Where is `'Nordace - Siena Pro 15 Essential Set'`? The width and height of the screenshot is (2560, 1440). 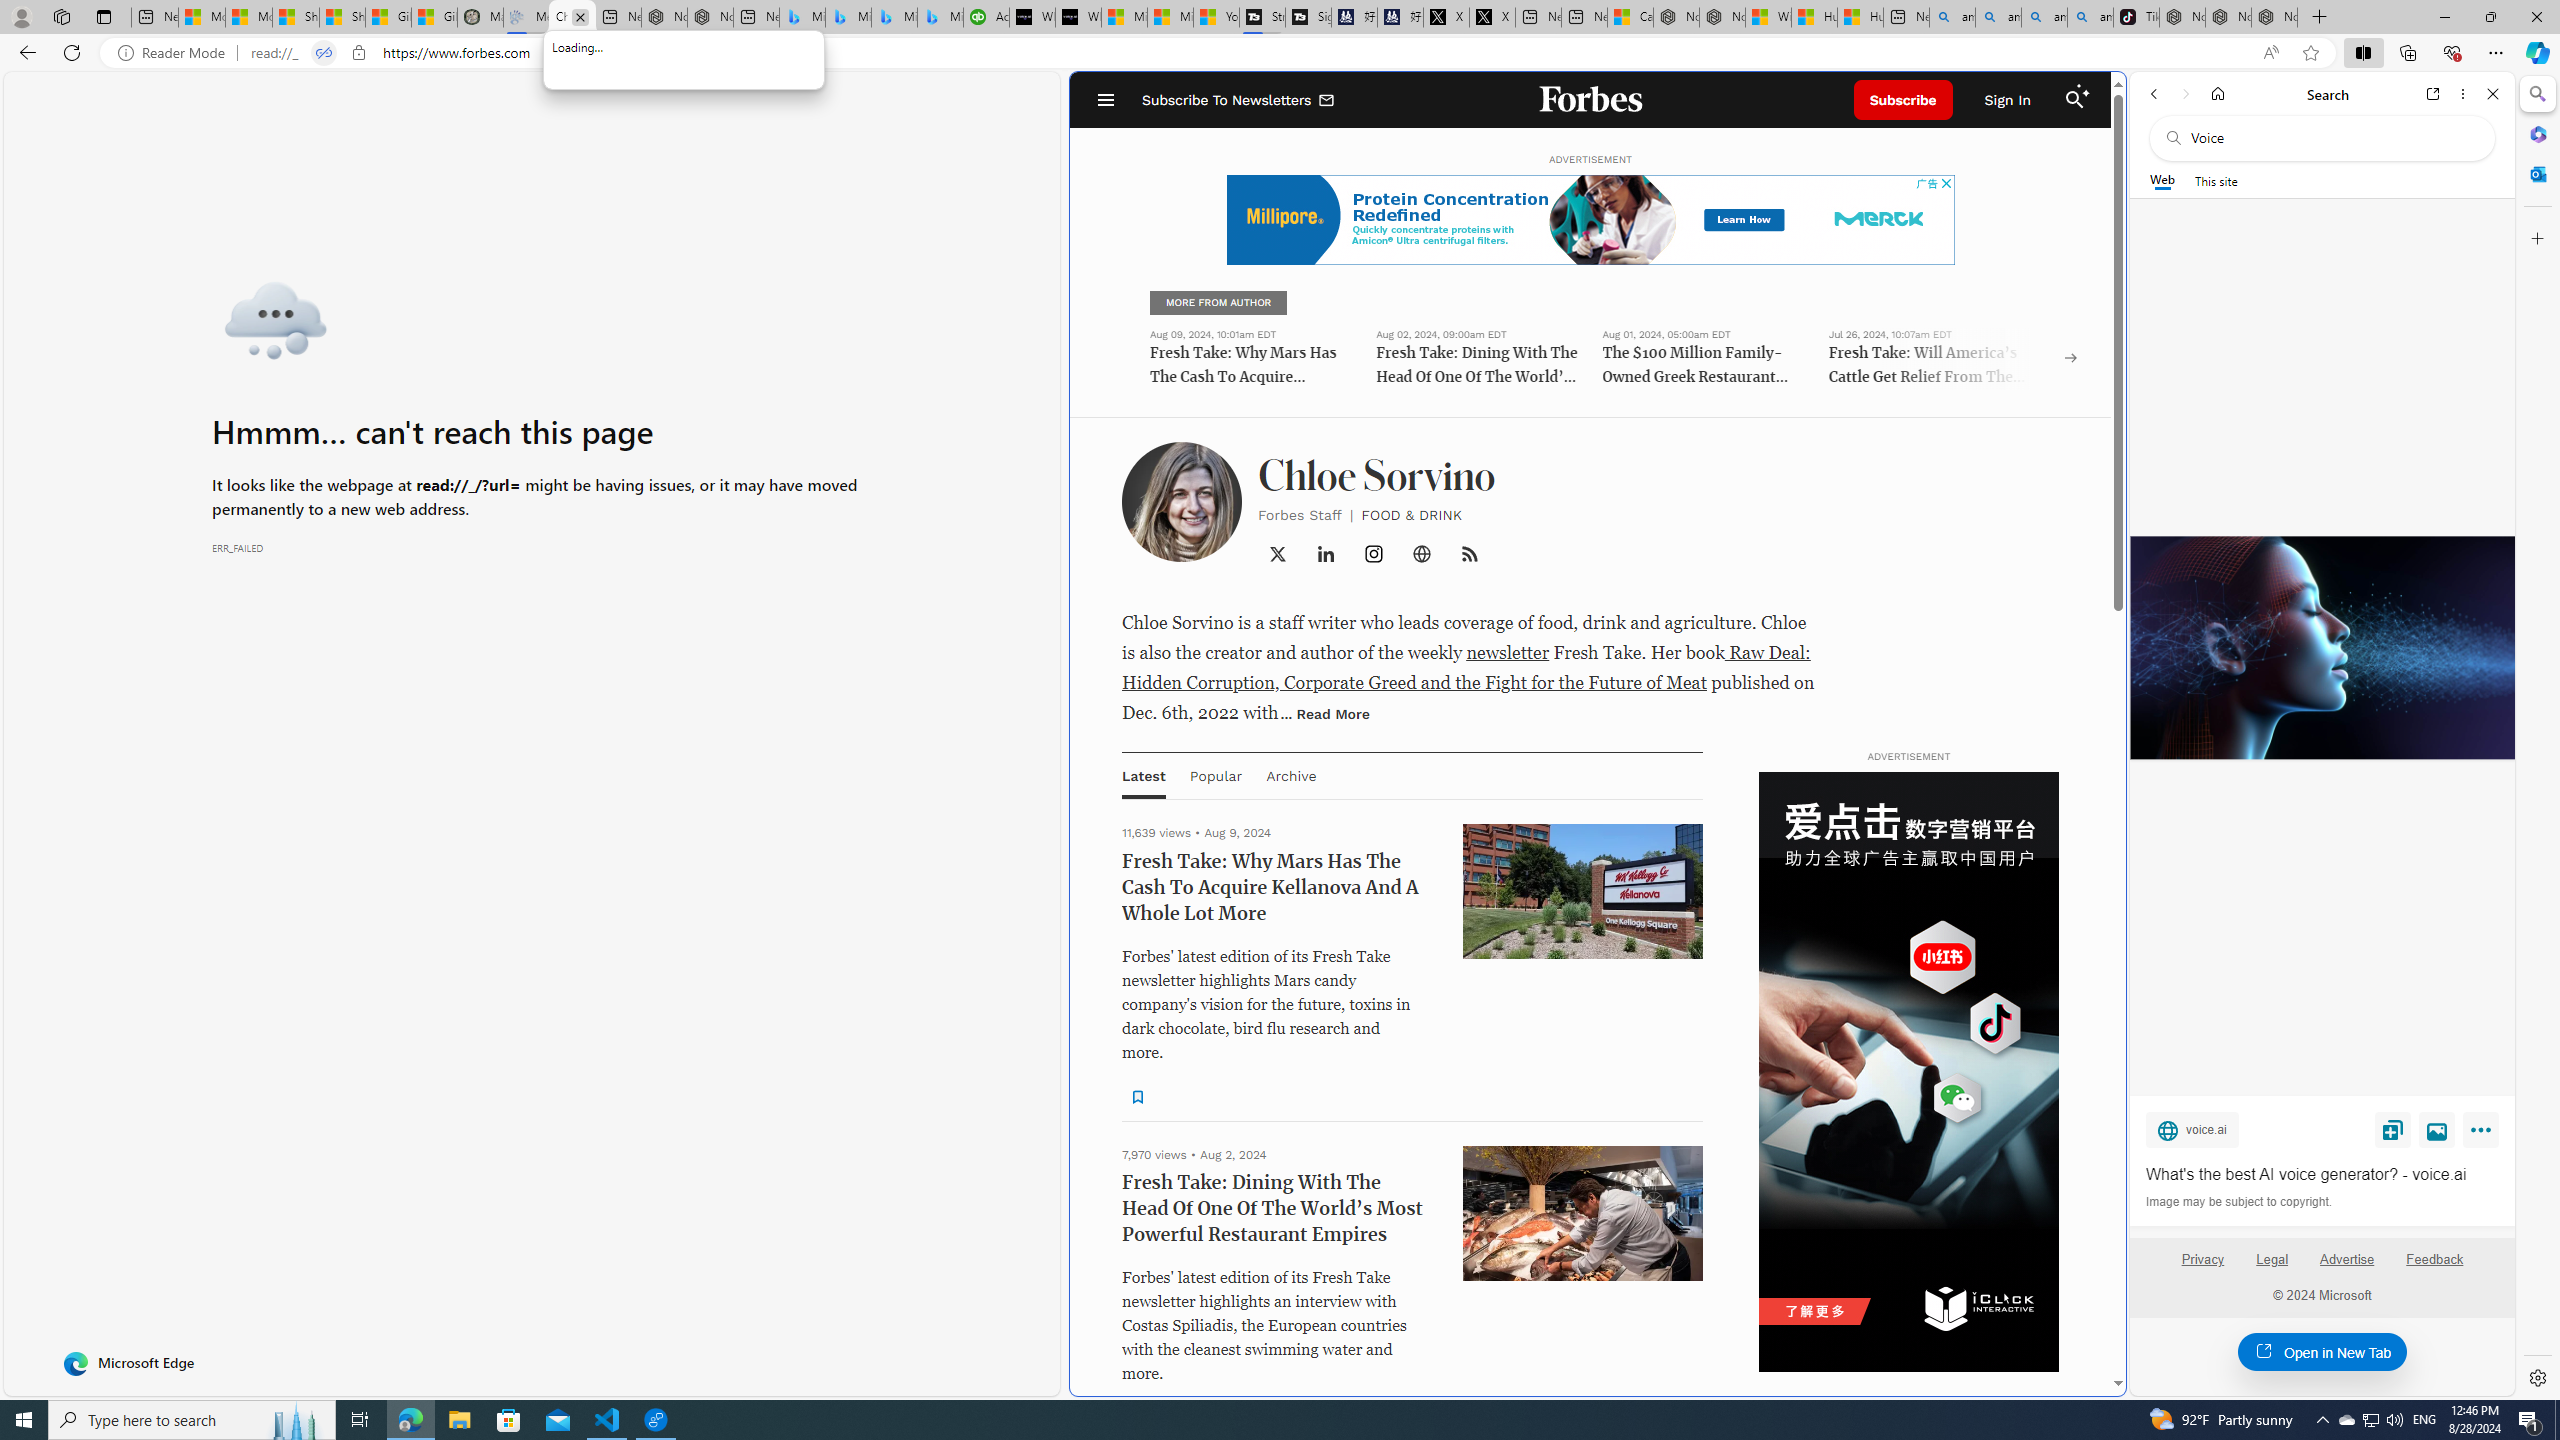 'Nordace - Siena Pro 15 Essential Set' is located at coordinates (2274, 16).